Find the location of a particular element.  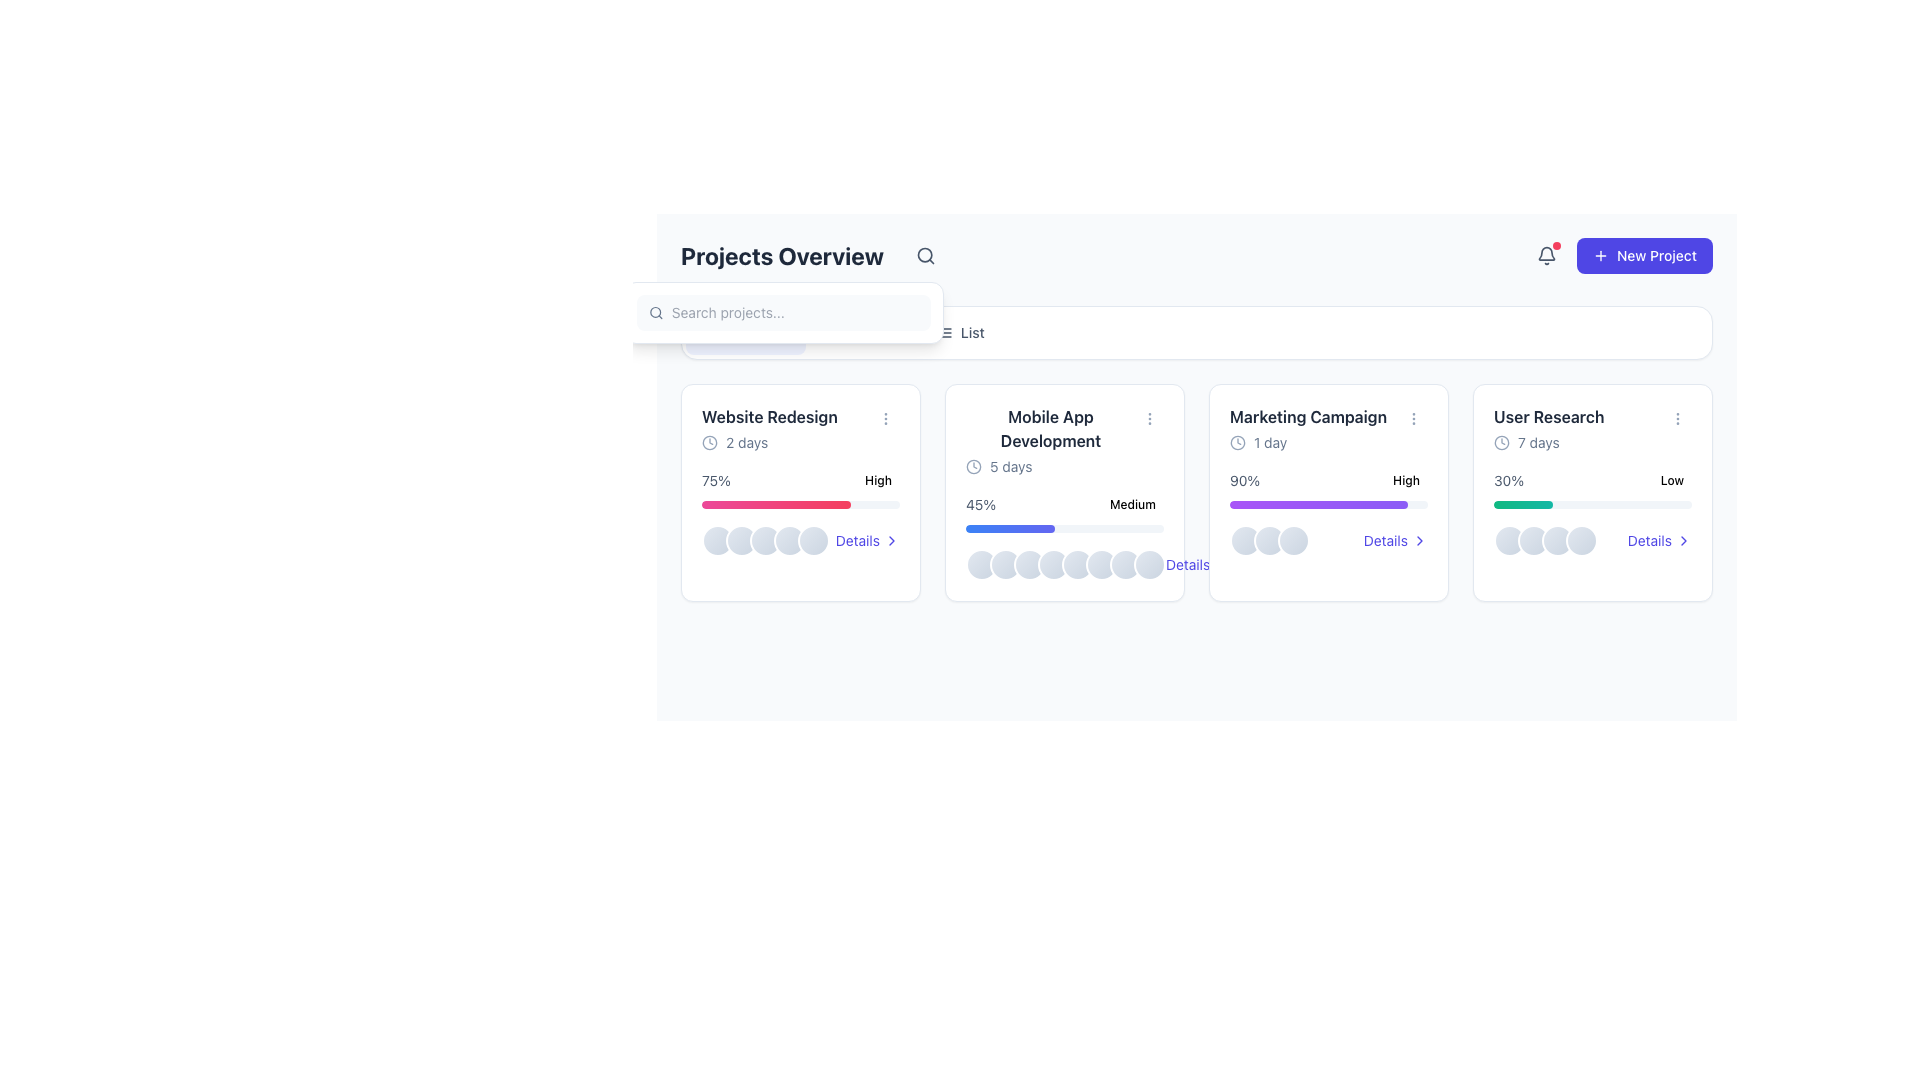

the leftmost circular indicator of the progress representation for the 'User Research' project is located at coordinates (1510, 540).